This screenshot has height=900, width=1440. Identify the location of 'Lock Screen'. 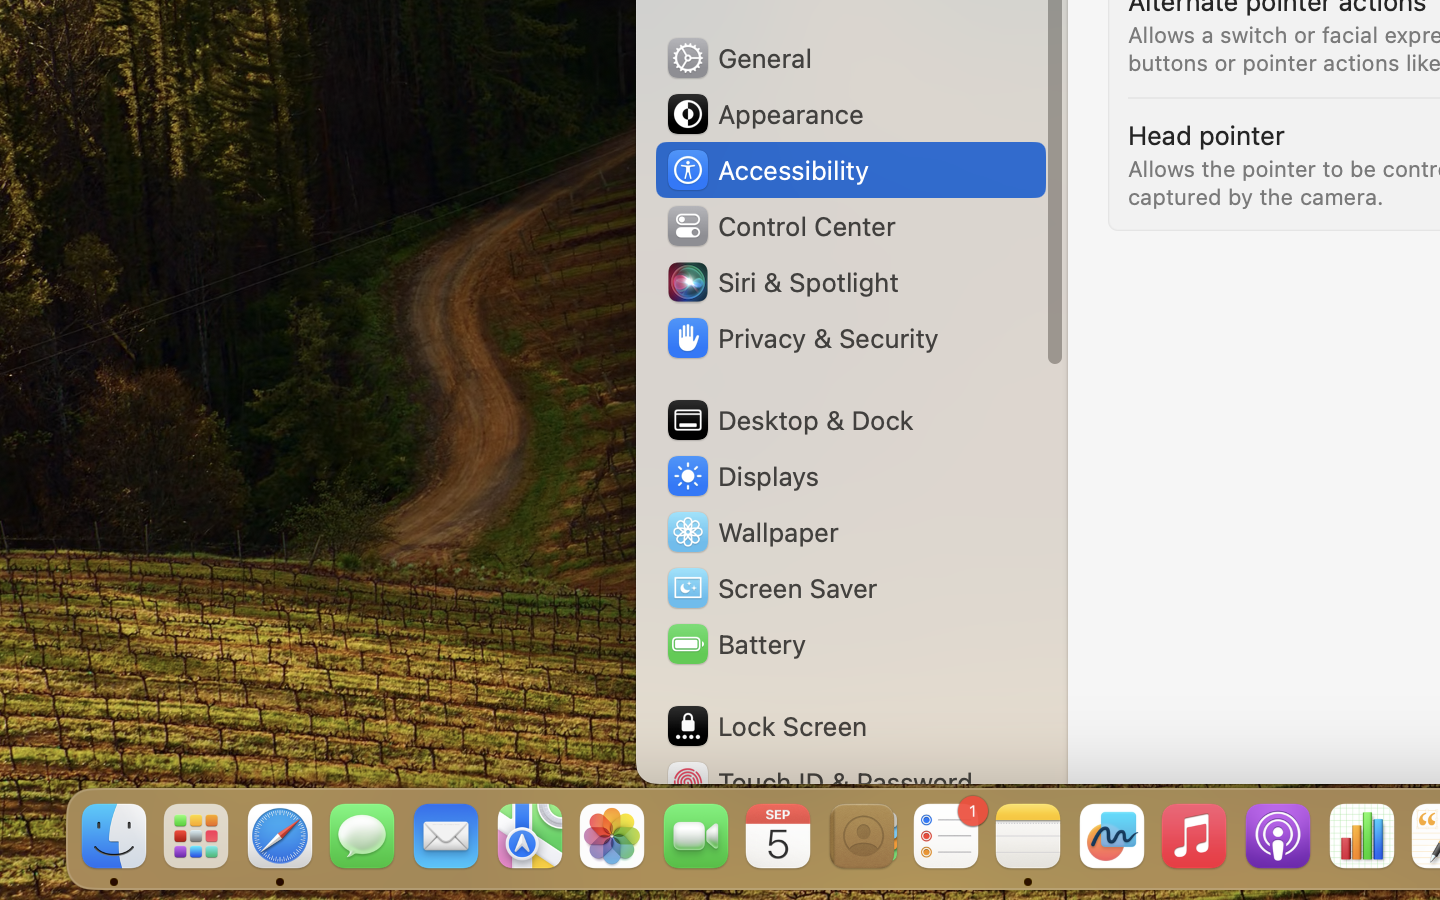
(764, 725).